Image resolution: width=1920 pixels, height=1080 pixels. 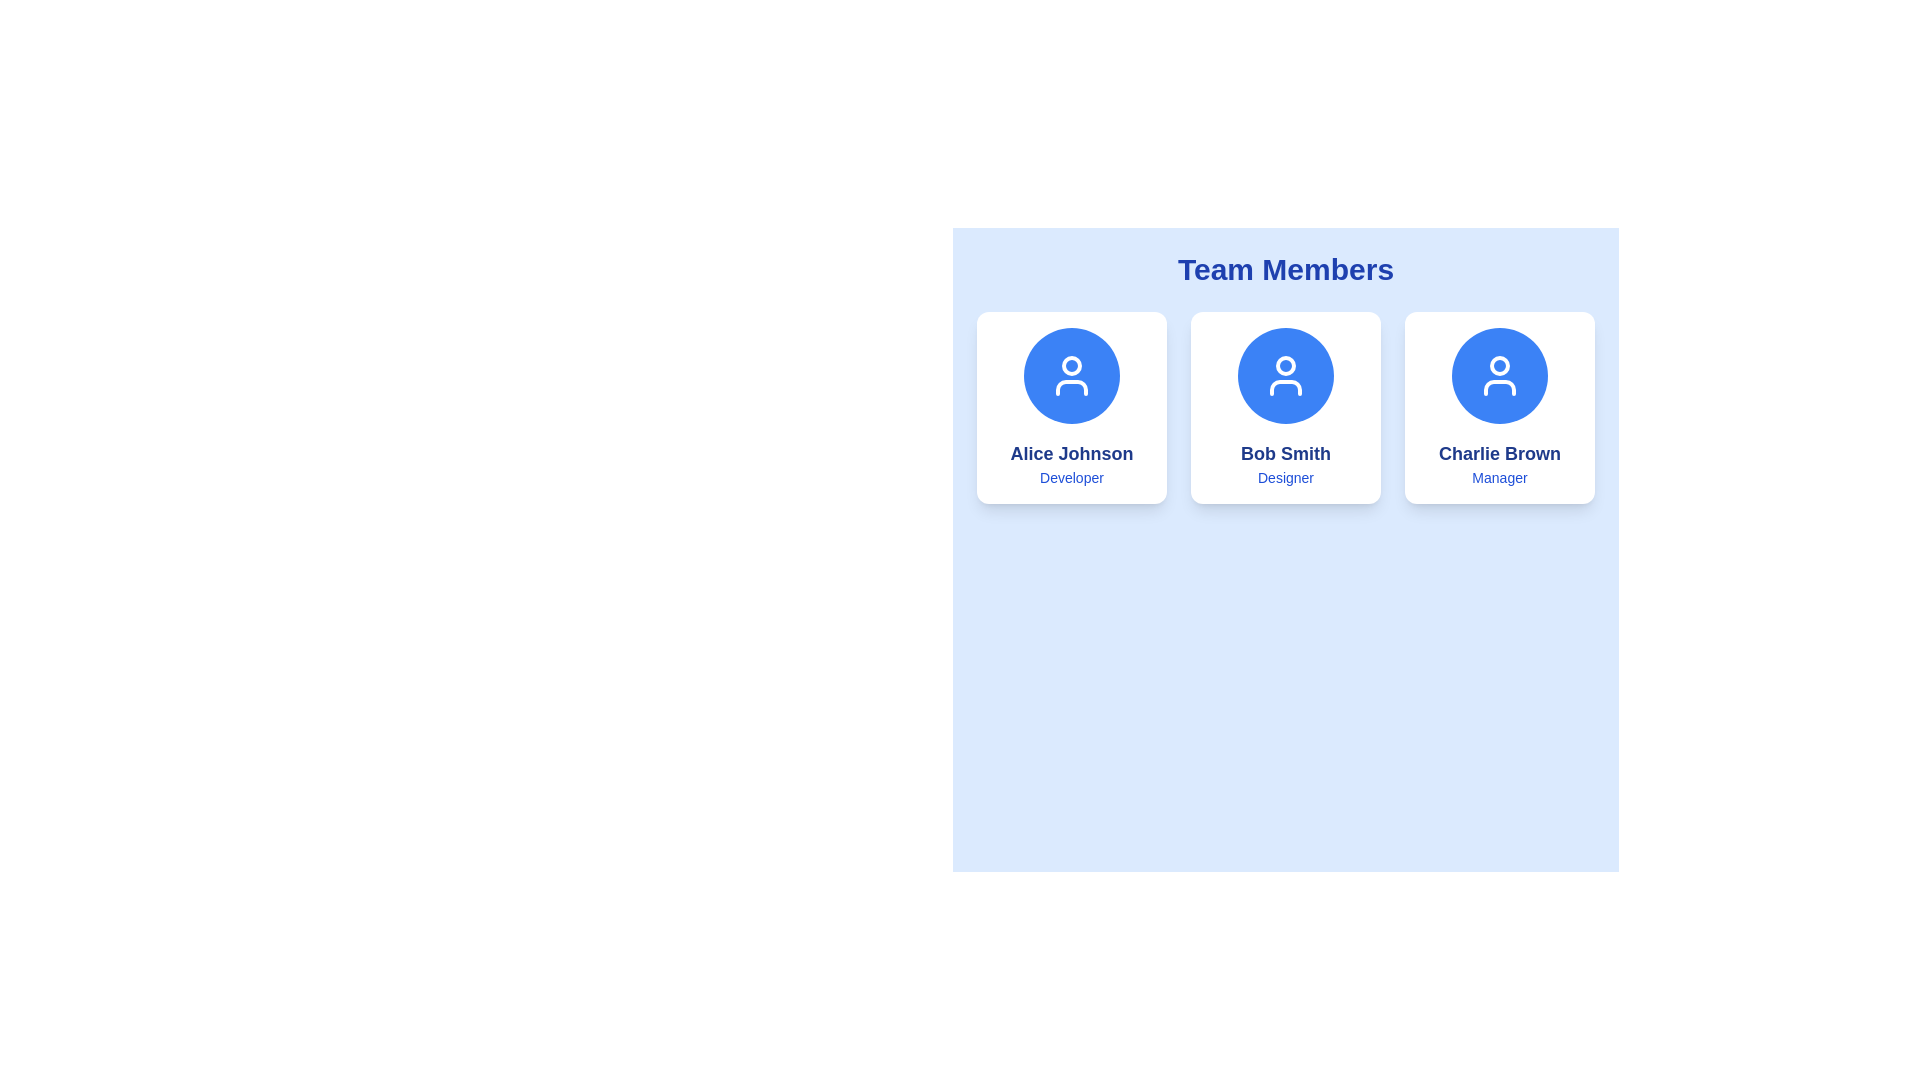 What do you see at coordinates (1070, 366) in the screenshot?
I see `the solid blue SVG Circle icon located within the upper part of the user avatar for 'Alice Johnson' in the 'Team Members' section` at bounding box center [1070, 366].